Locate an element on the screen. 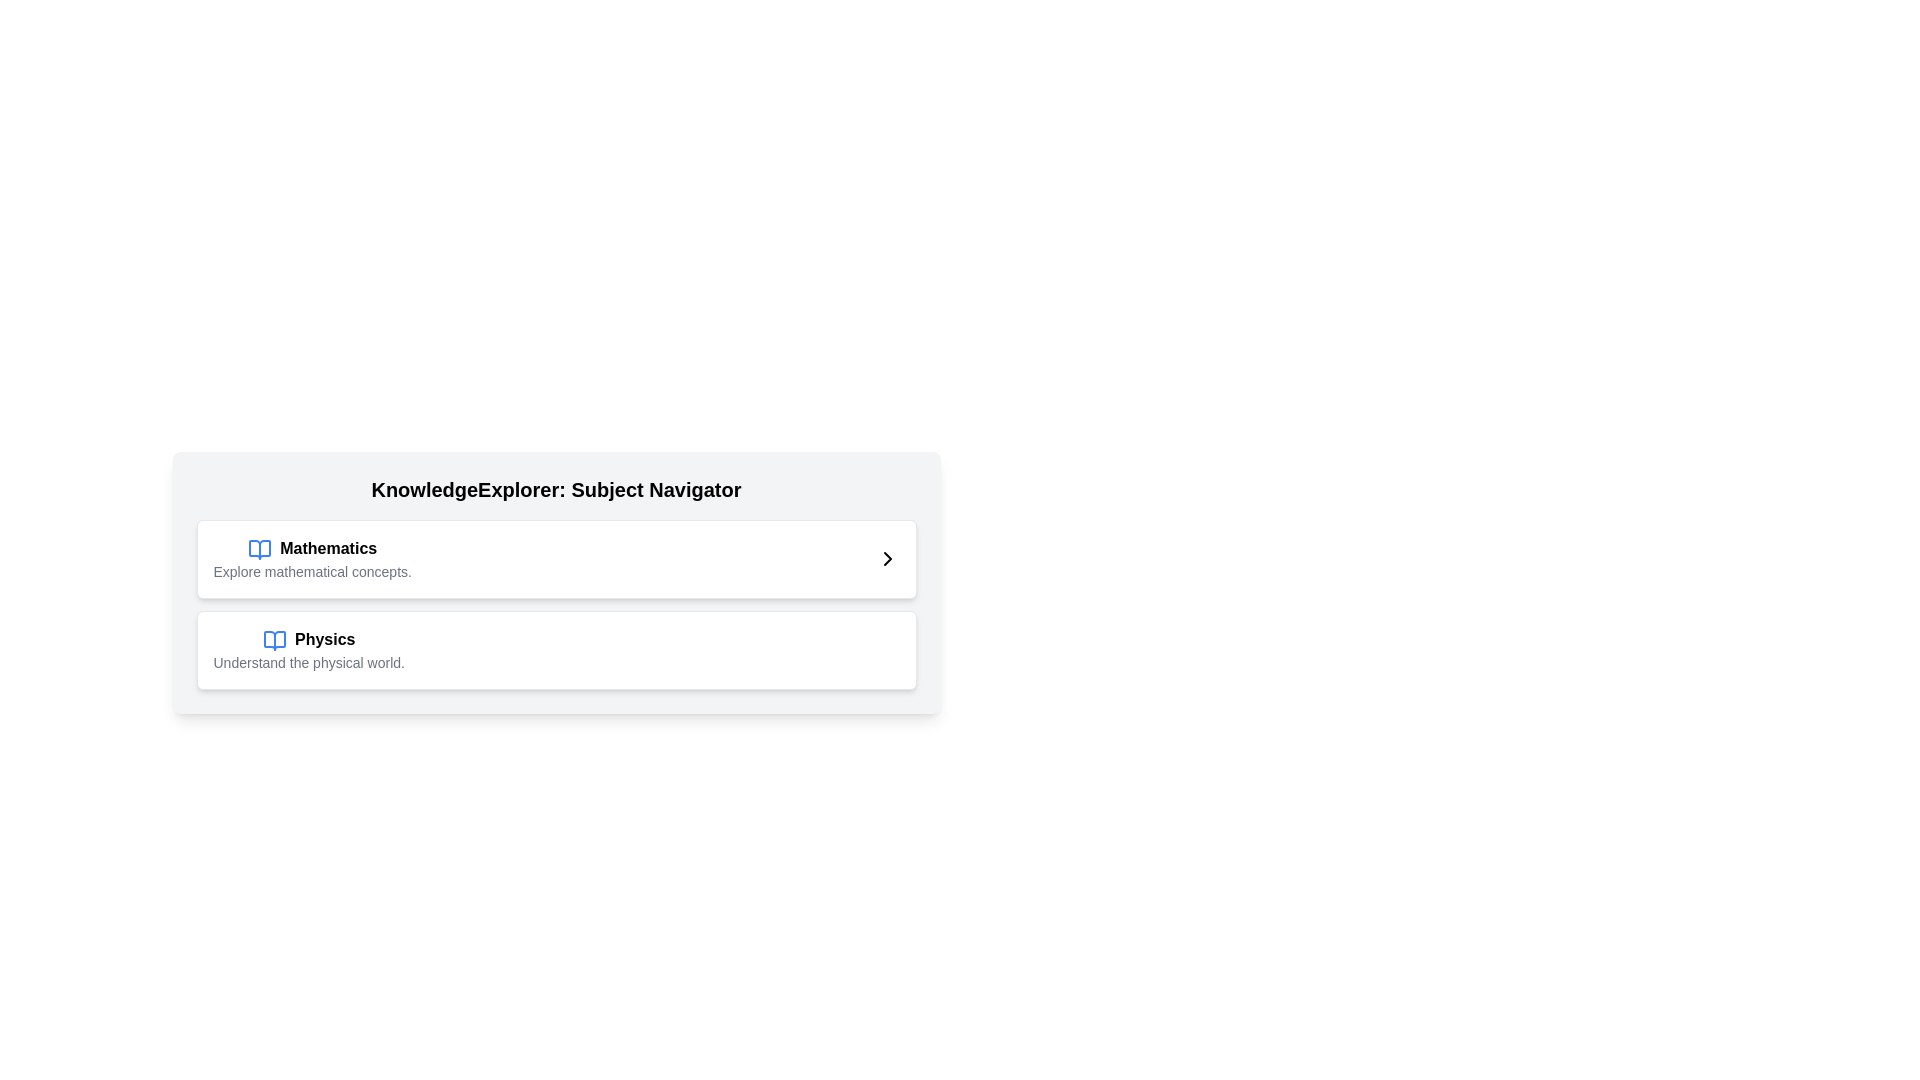 The width and height of the screenshot is (1920, 1080). the open book icon in the Mathematics navigation card, which is distinguished by its blue hue and is the first item in the icon group is located at coordinates (259, 549).